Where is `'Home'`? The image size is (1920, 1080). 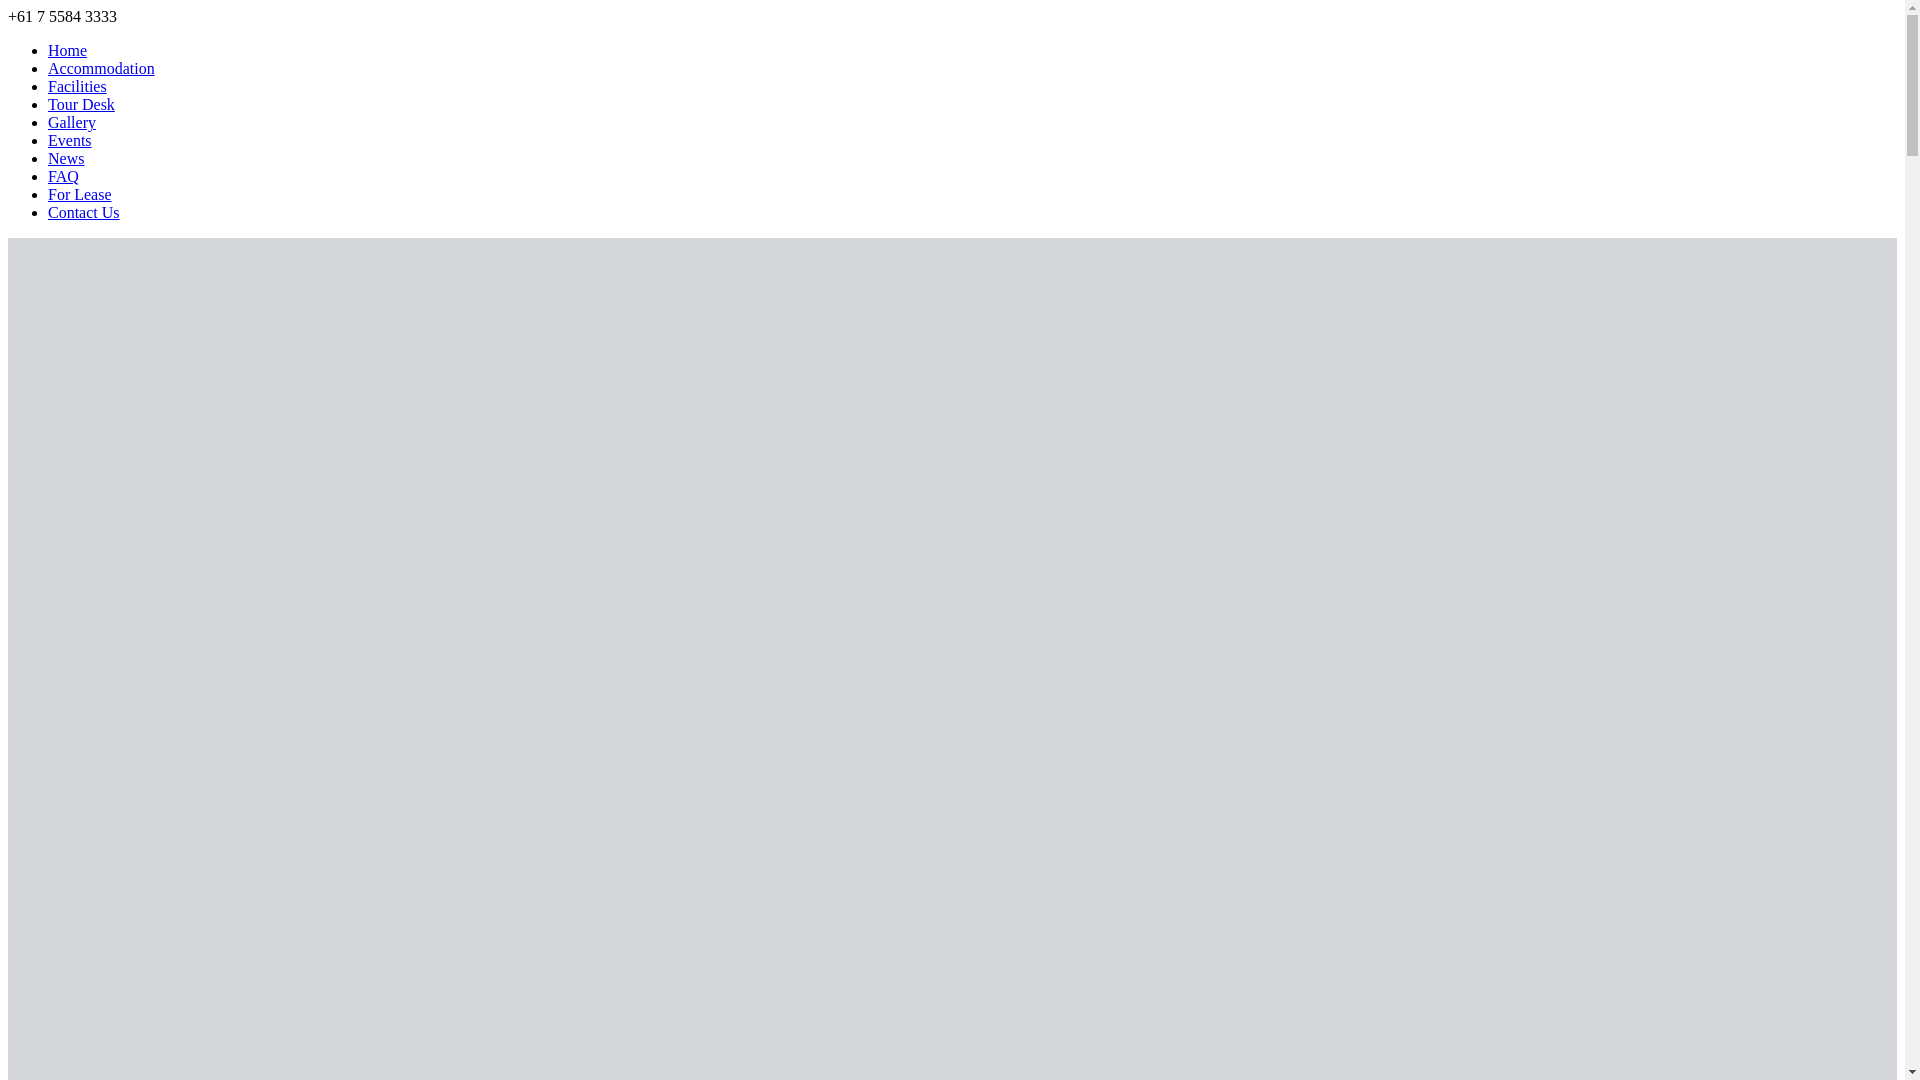 'Home' is located at coordinates (48, 49).